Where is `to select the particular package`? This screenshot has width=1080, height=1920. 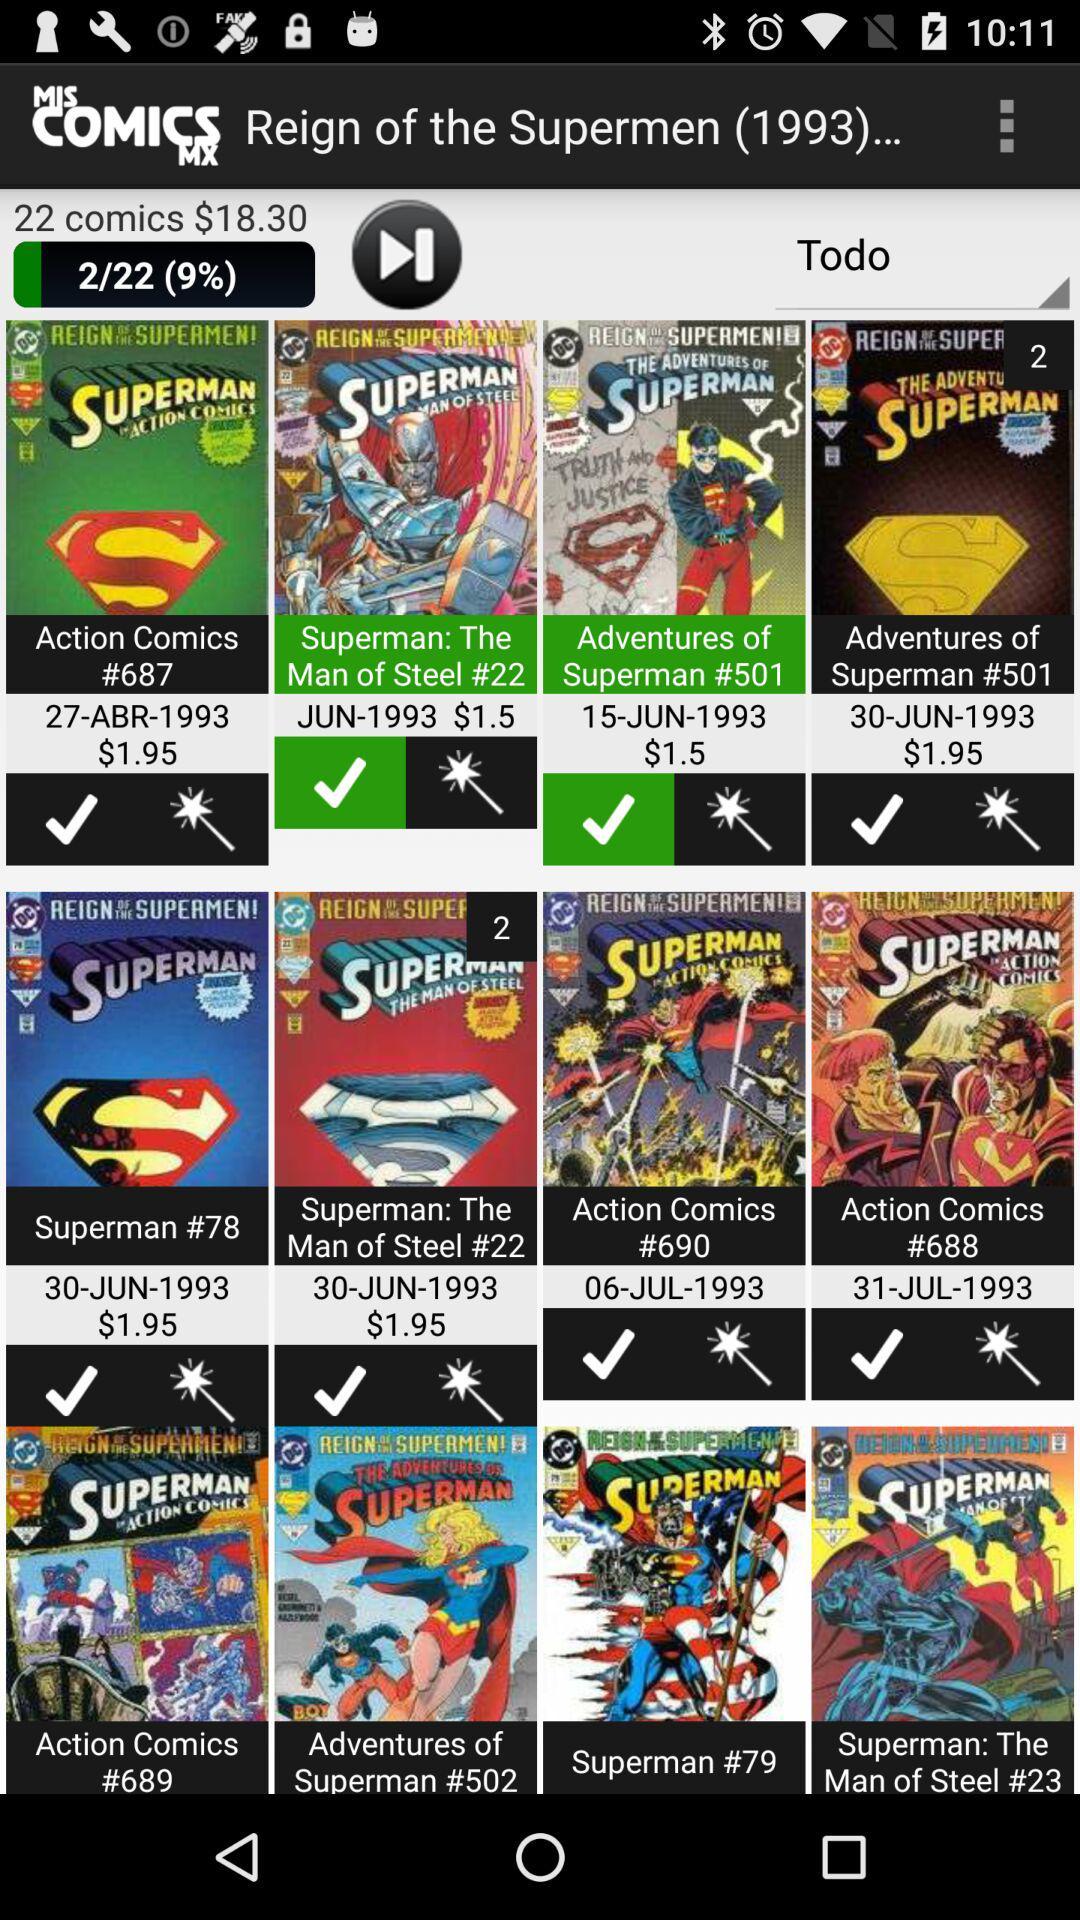 to select the particular package is located at coordinates (136, 519).